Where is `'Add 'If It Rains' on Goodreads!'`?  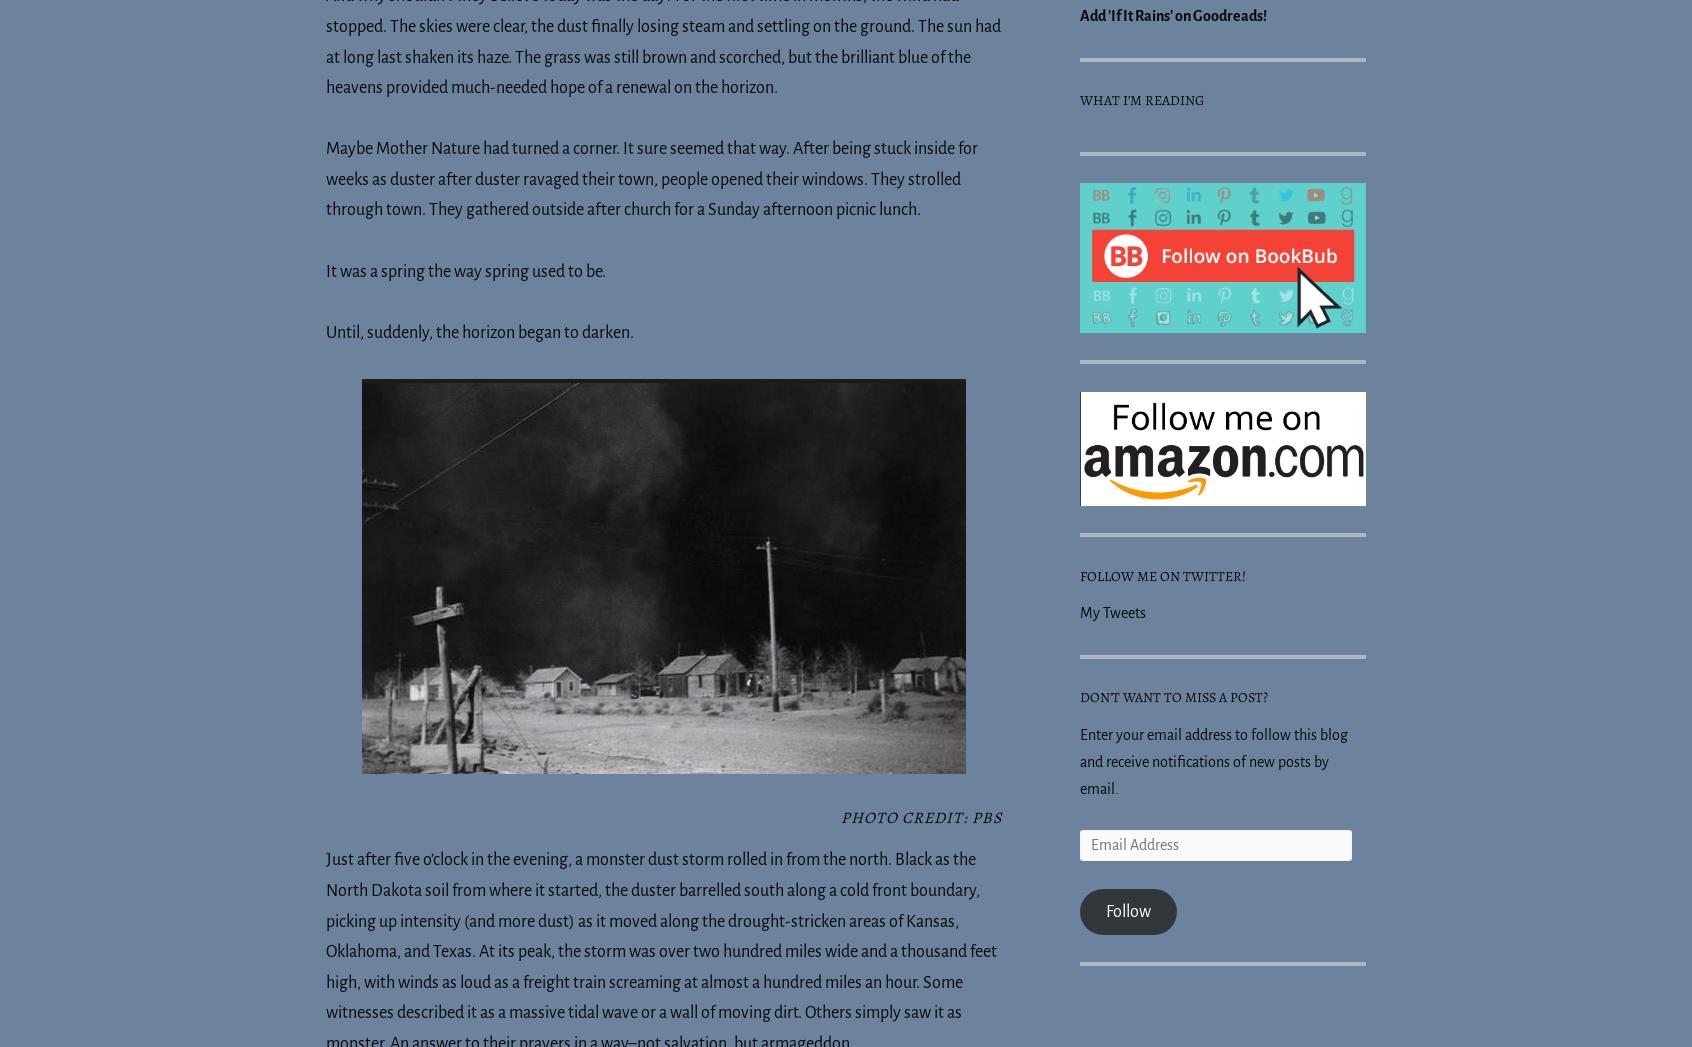
'Add 'If It Rains' on Goodreads!' is located at coordinates (1172, 15).